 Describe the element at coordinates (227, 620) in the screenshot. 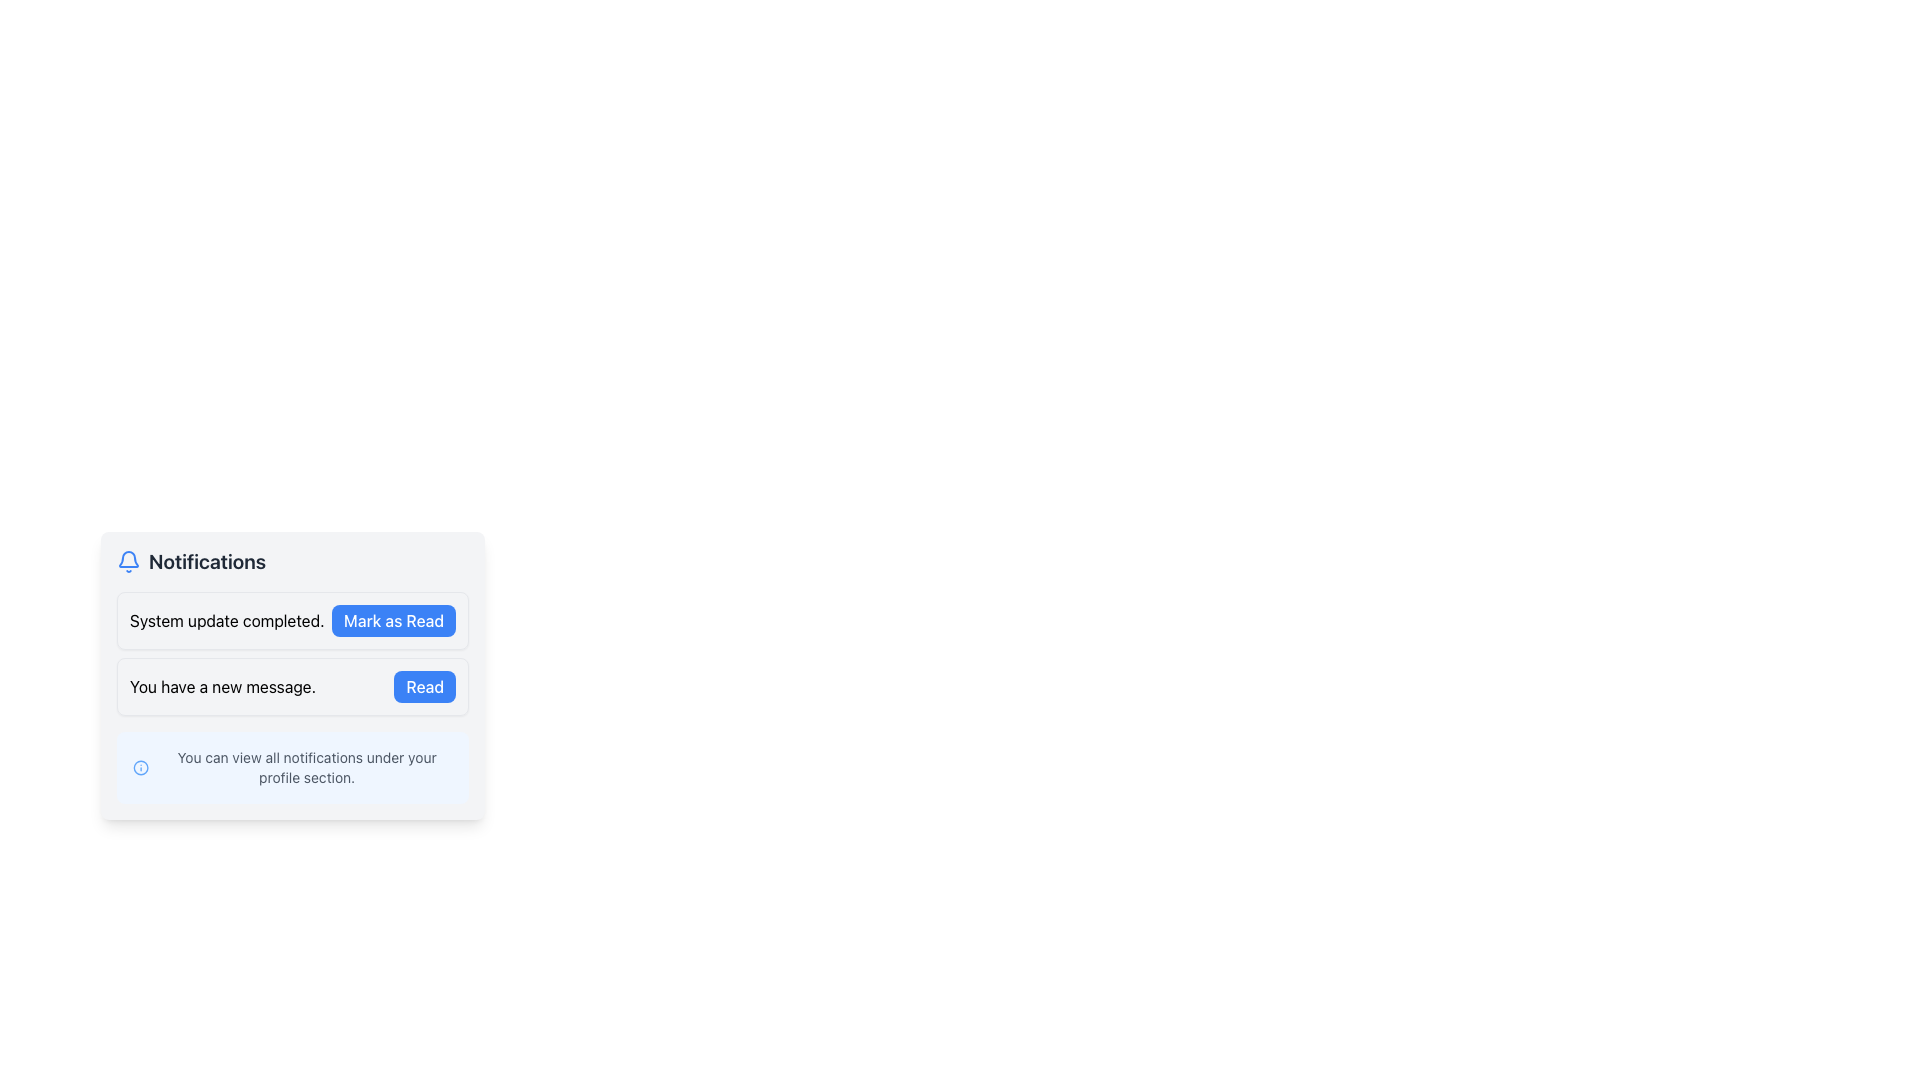

I see `text displayed in the text label that shows 'System update completed.' located in the first notification block below the title 'Notifications'` at that location.